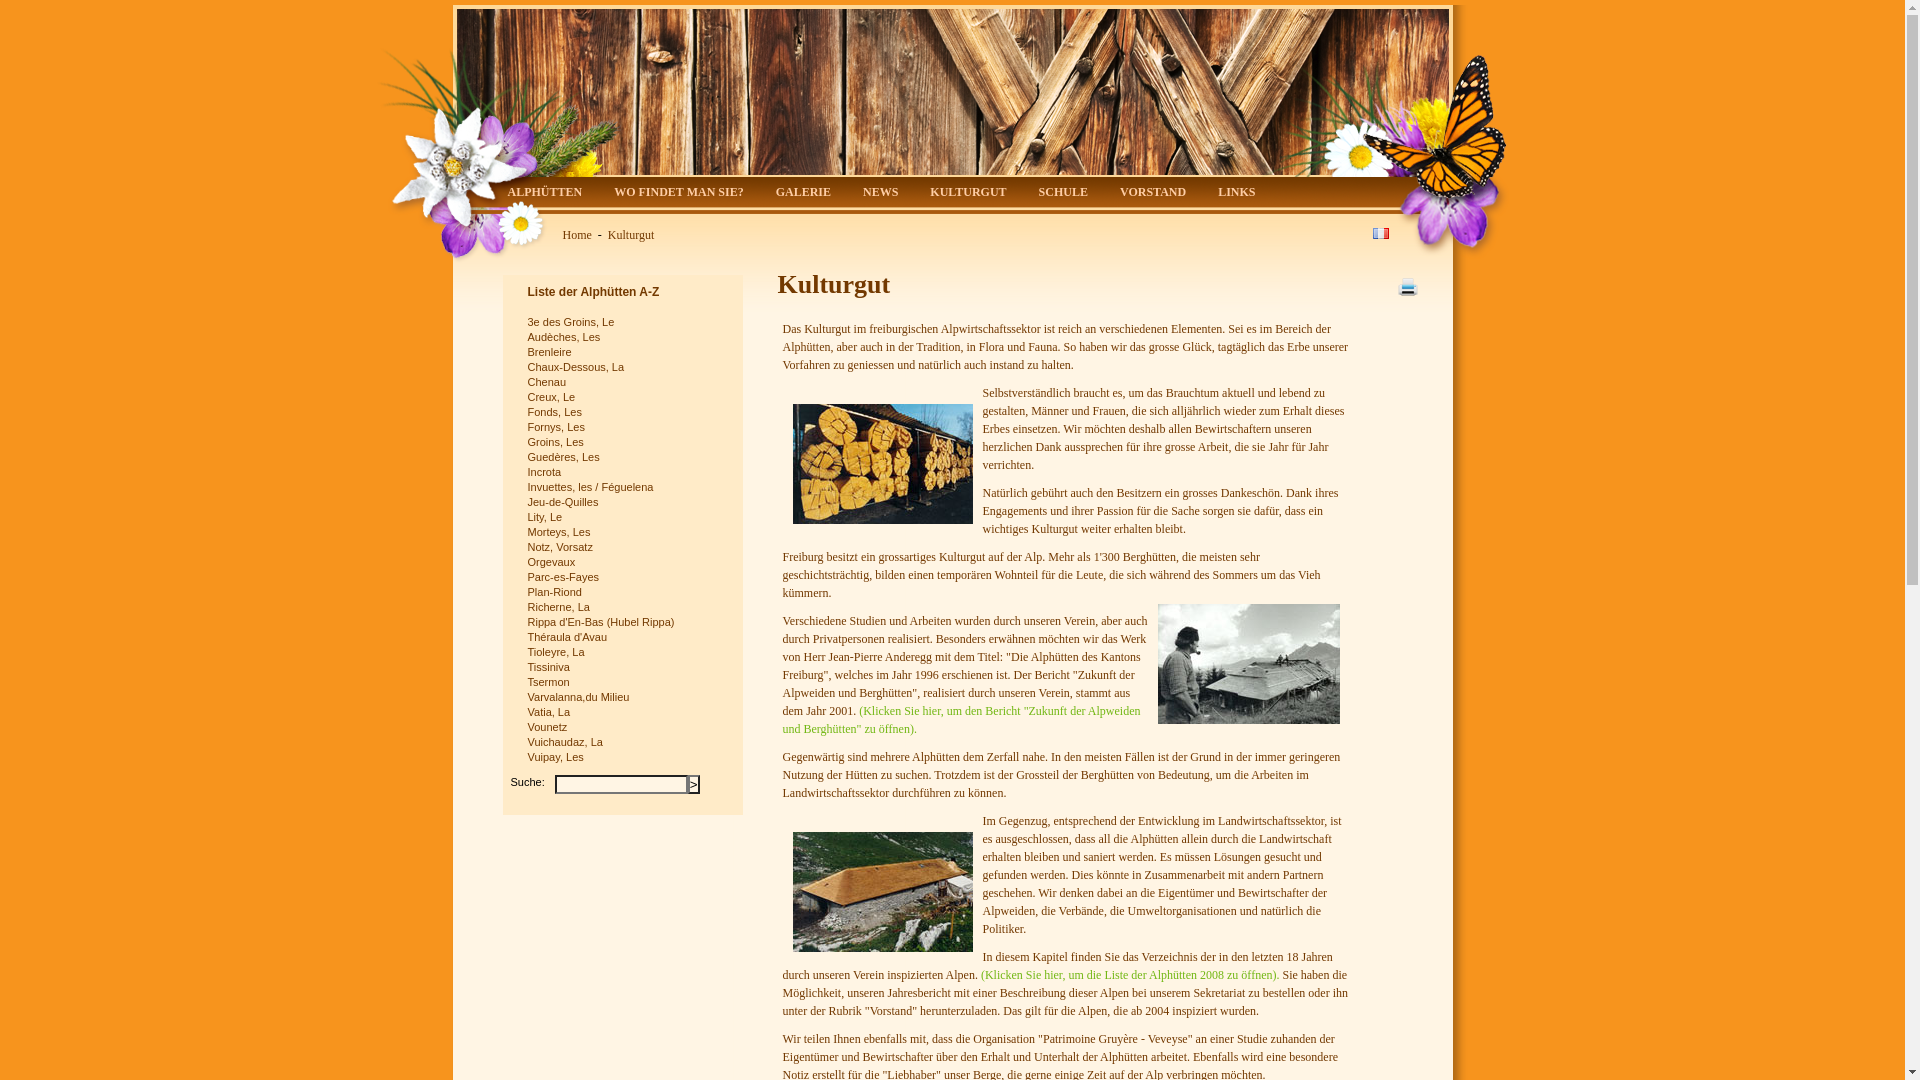 This screenshot has width=1920, height=1080. I want to click on 'Tissiniva', so click(624, 667).